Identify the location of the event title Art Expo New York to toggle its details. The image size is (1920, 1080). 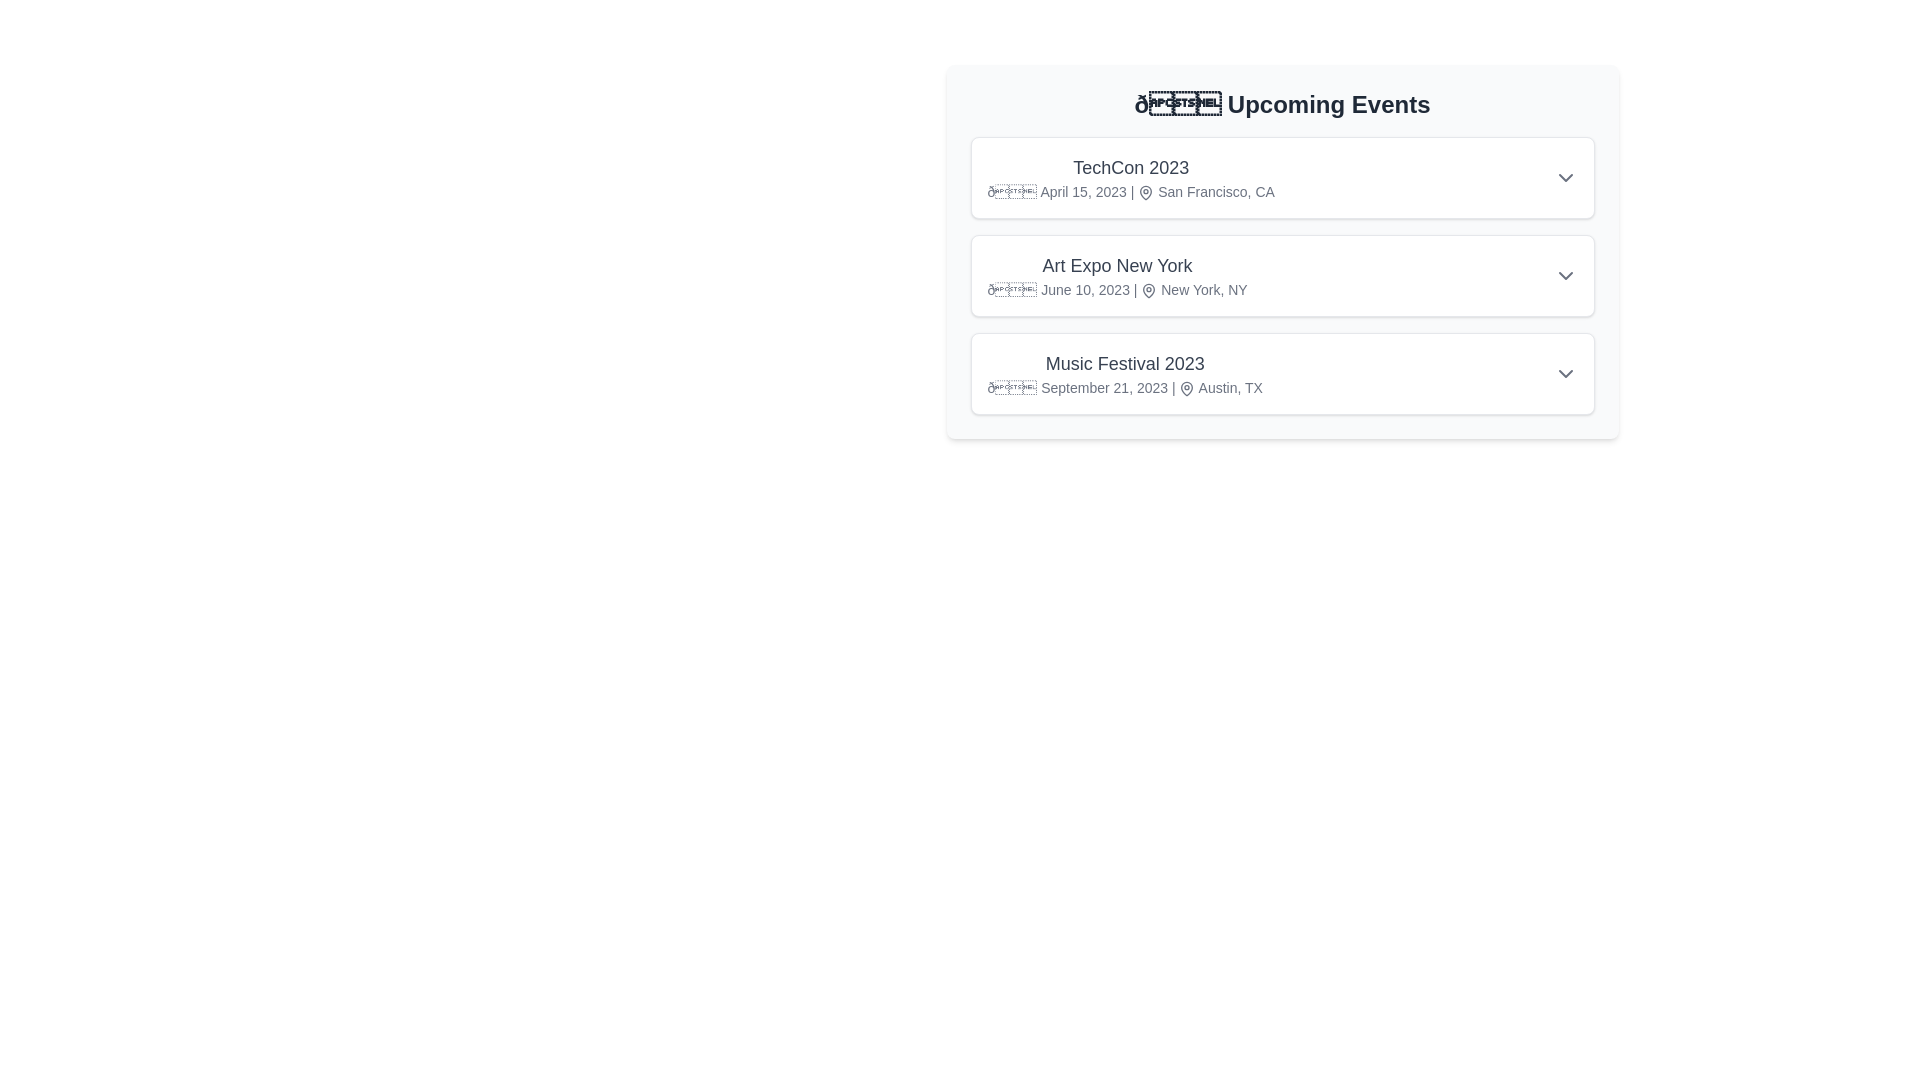
(1116, 265).